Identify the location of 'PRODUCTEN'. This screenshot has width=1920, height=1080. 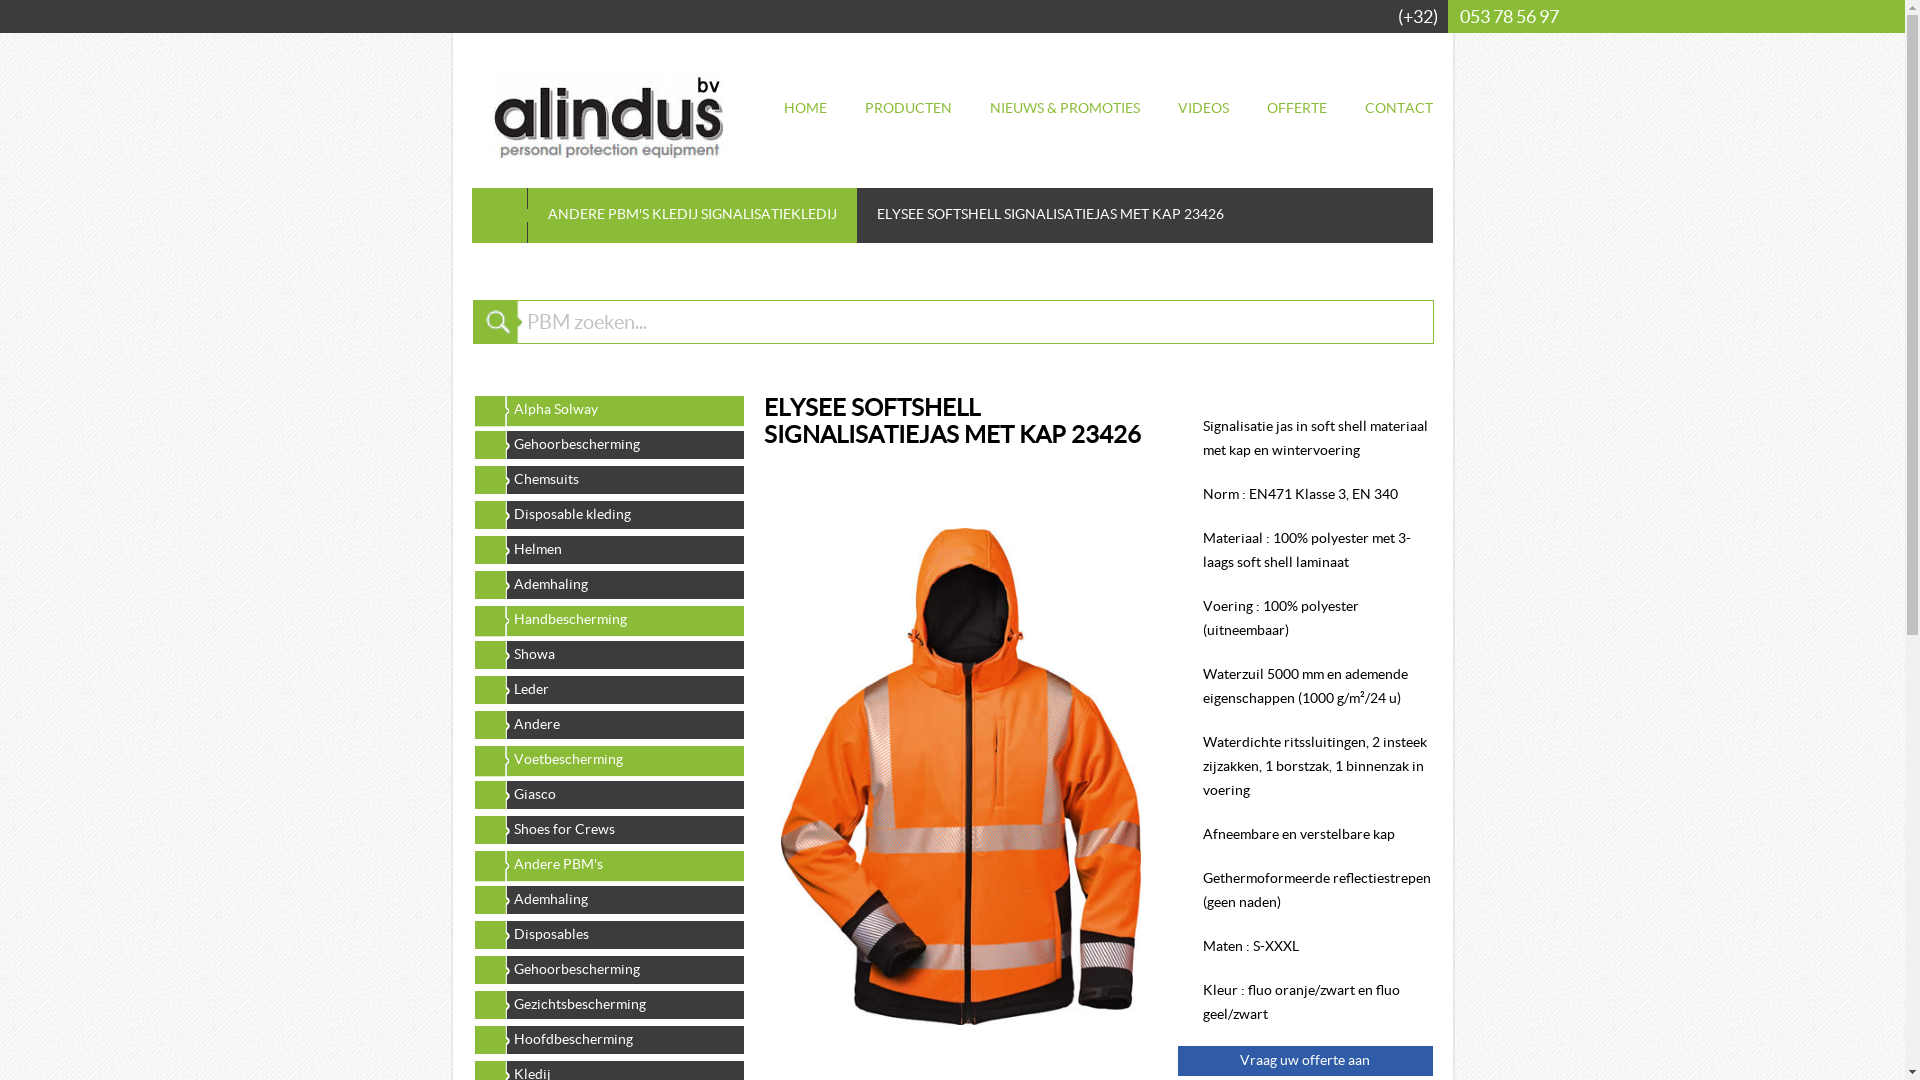
(906, 108).